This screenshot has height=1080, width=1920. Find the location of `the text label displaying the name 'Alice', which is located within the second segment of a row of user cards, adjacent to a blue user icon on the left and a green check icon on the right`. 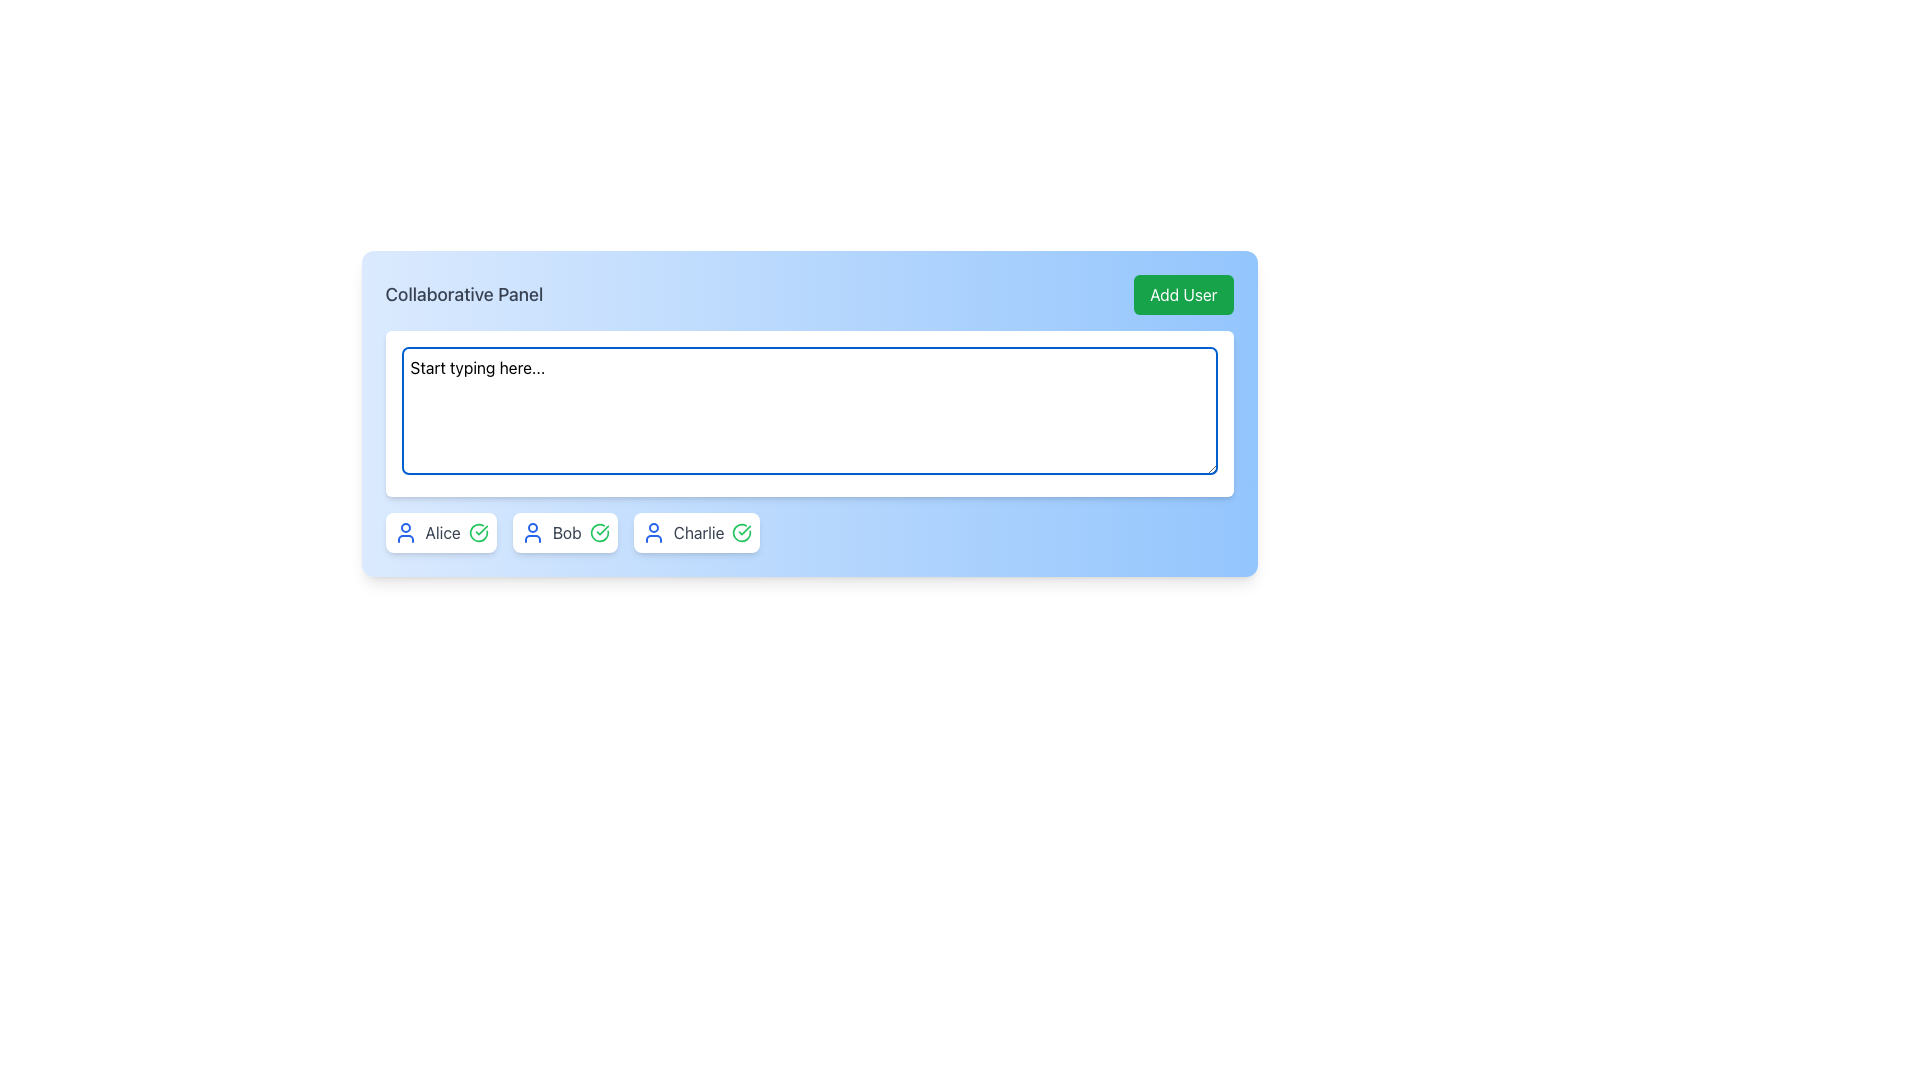

the text label displaying the name 'Alice', which is located within the second segment of a row of user cards, adjacent to a blue user icon on the left and a green check icon on the right is located at coordinates (442, 531).